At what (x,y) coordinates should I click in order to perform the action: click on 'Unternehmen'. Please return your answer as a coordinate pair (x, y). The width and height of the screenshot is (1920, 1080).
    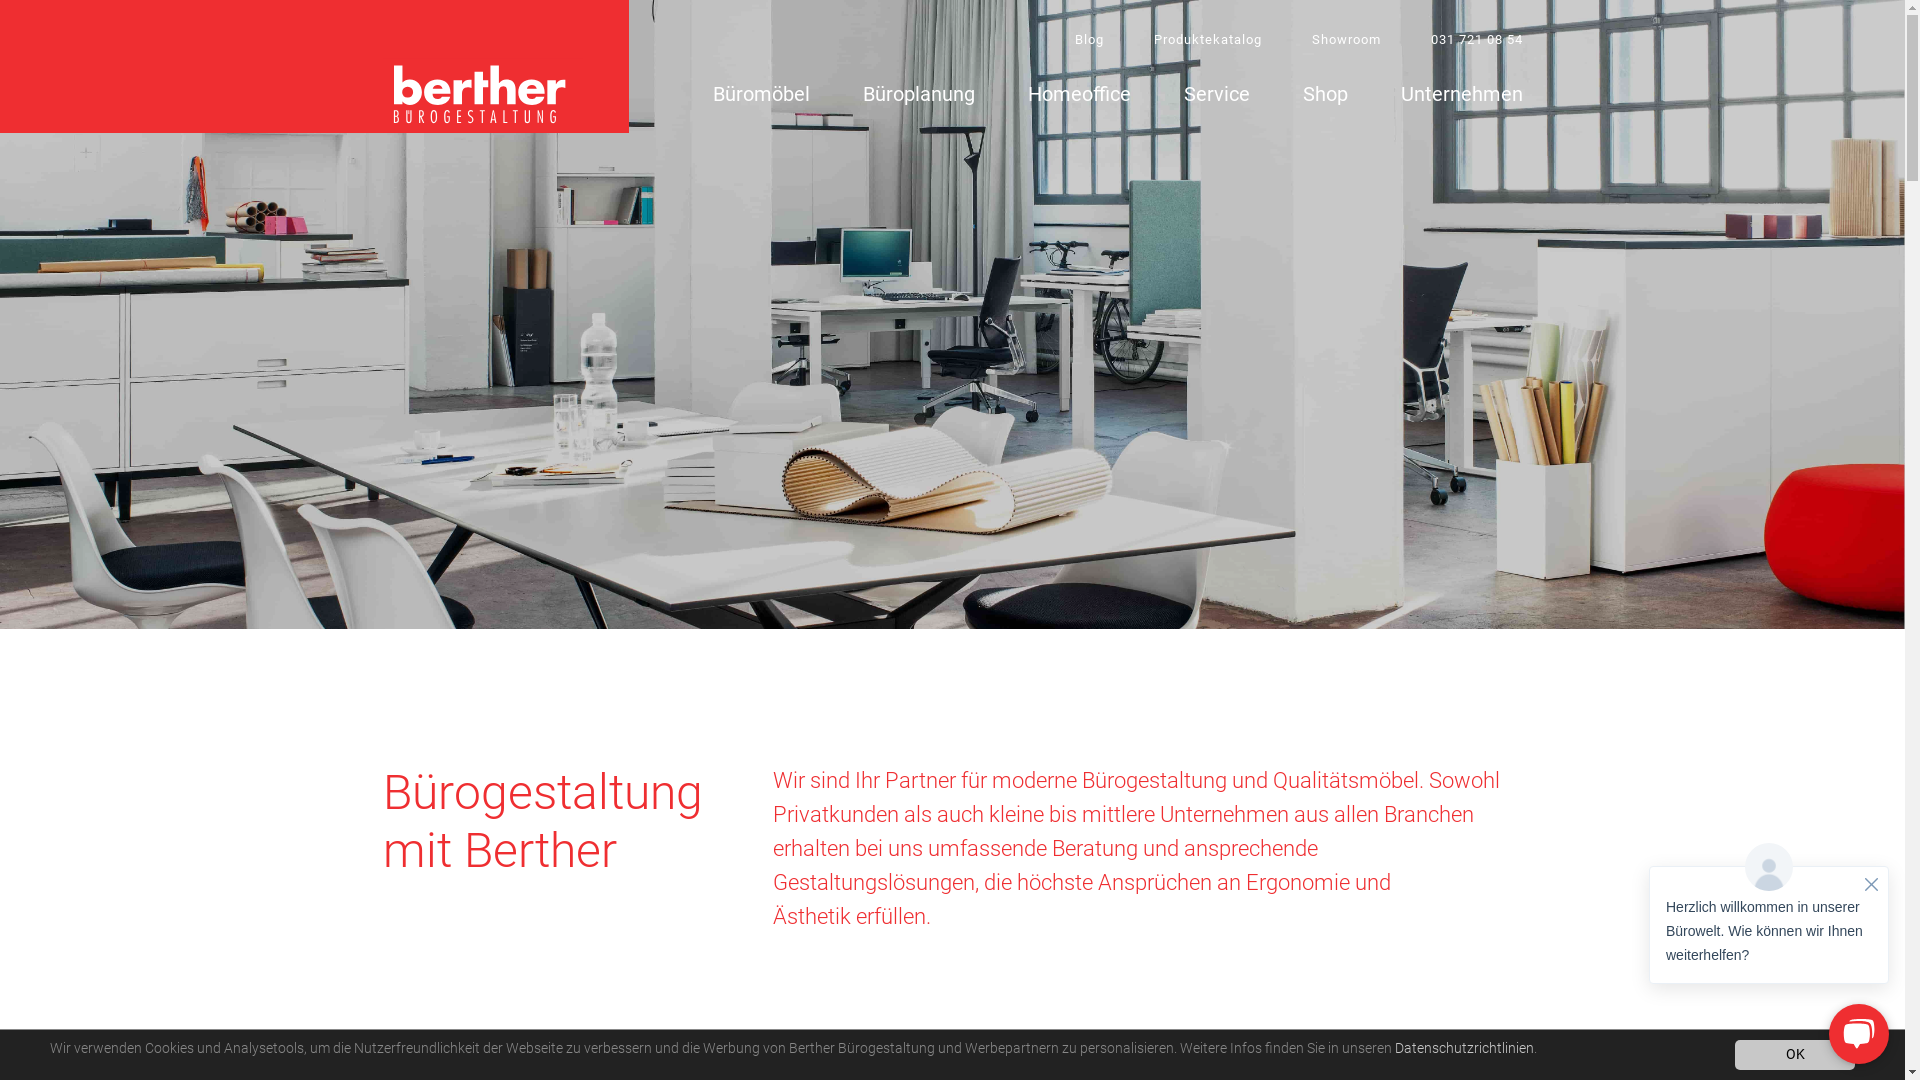
    Looking at the image, I should click on (1399, 97).